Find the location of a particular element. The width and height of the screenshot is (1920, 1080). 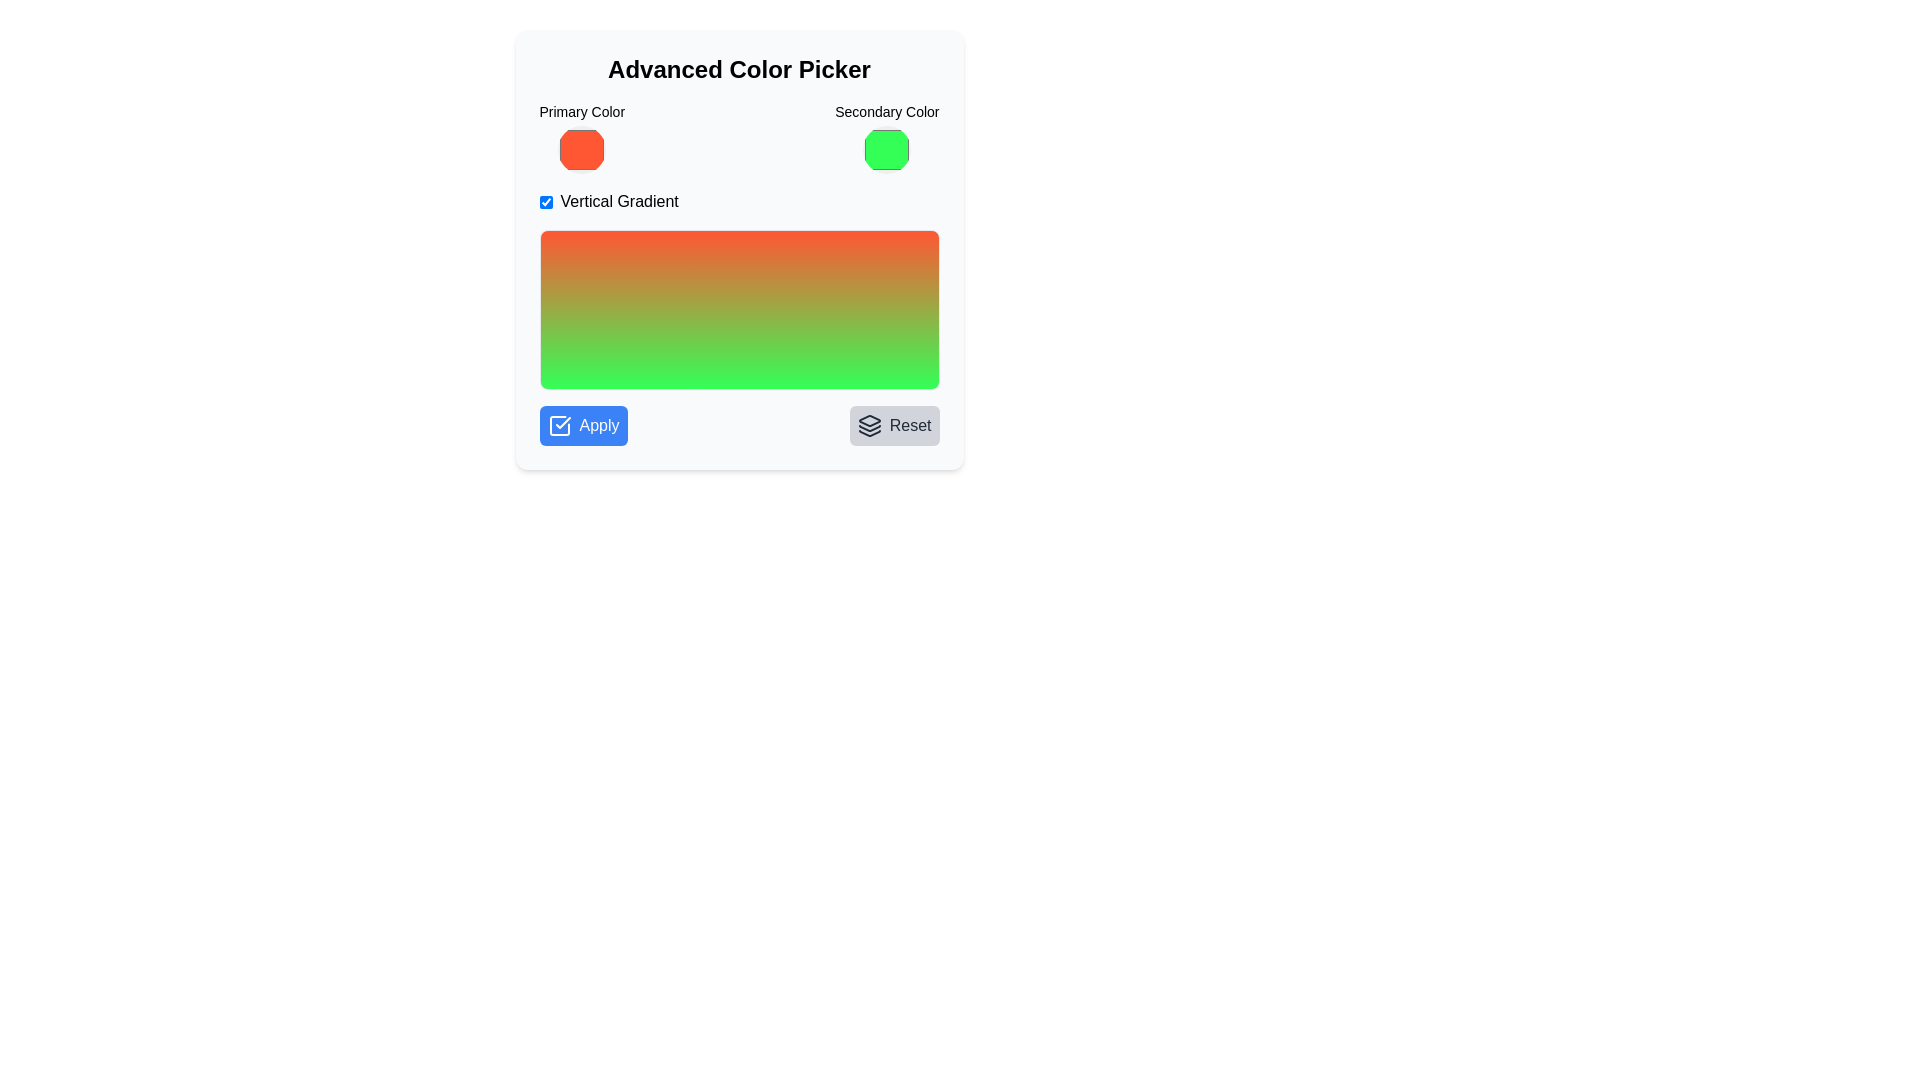

the green color preview circle labeled 'Secondary Color' is located at coordinates (886, 137).